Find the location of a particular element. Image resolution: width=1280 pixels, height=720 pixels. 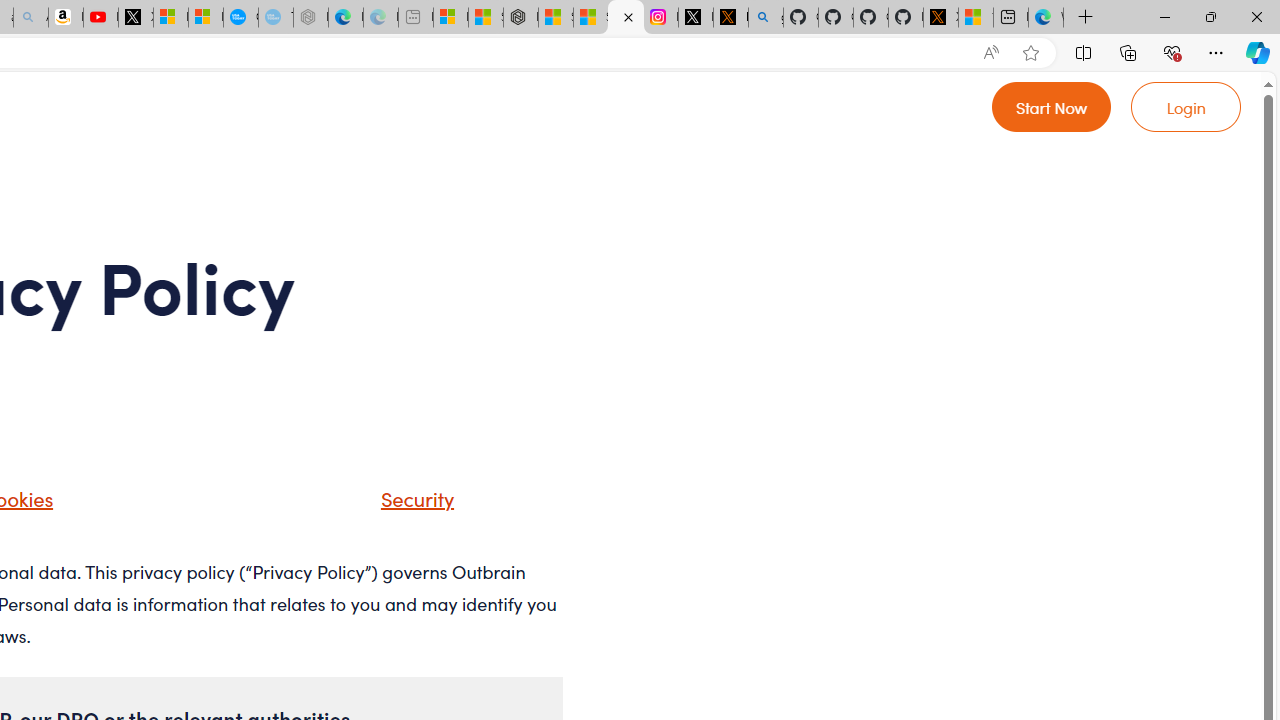

'The most popular Google ' is located at coordinates (274, 17).